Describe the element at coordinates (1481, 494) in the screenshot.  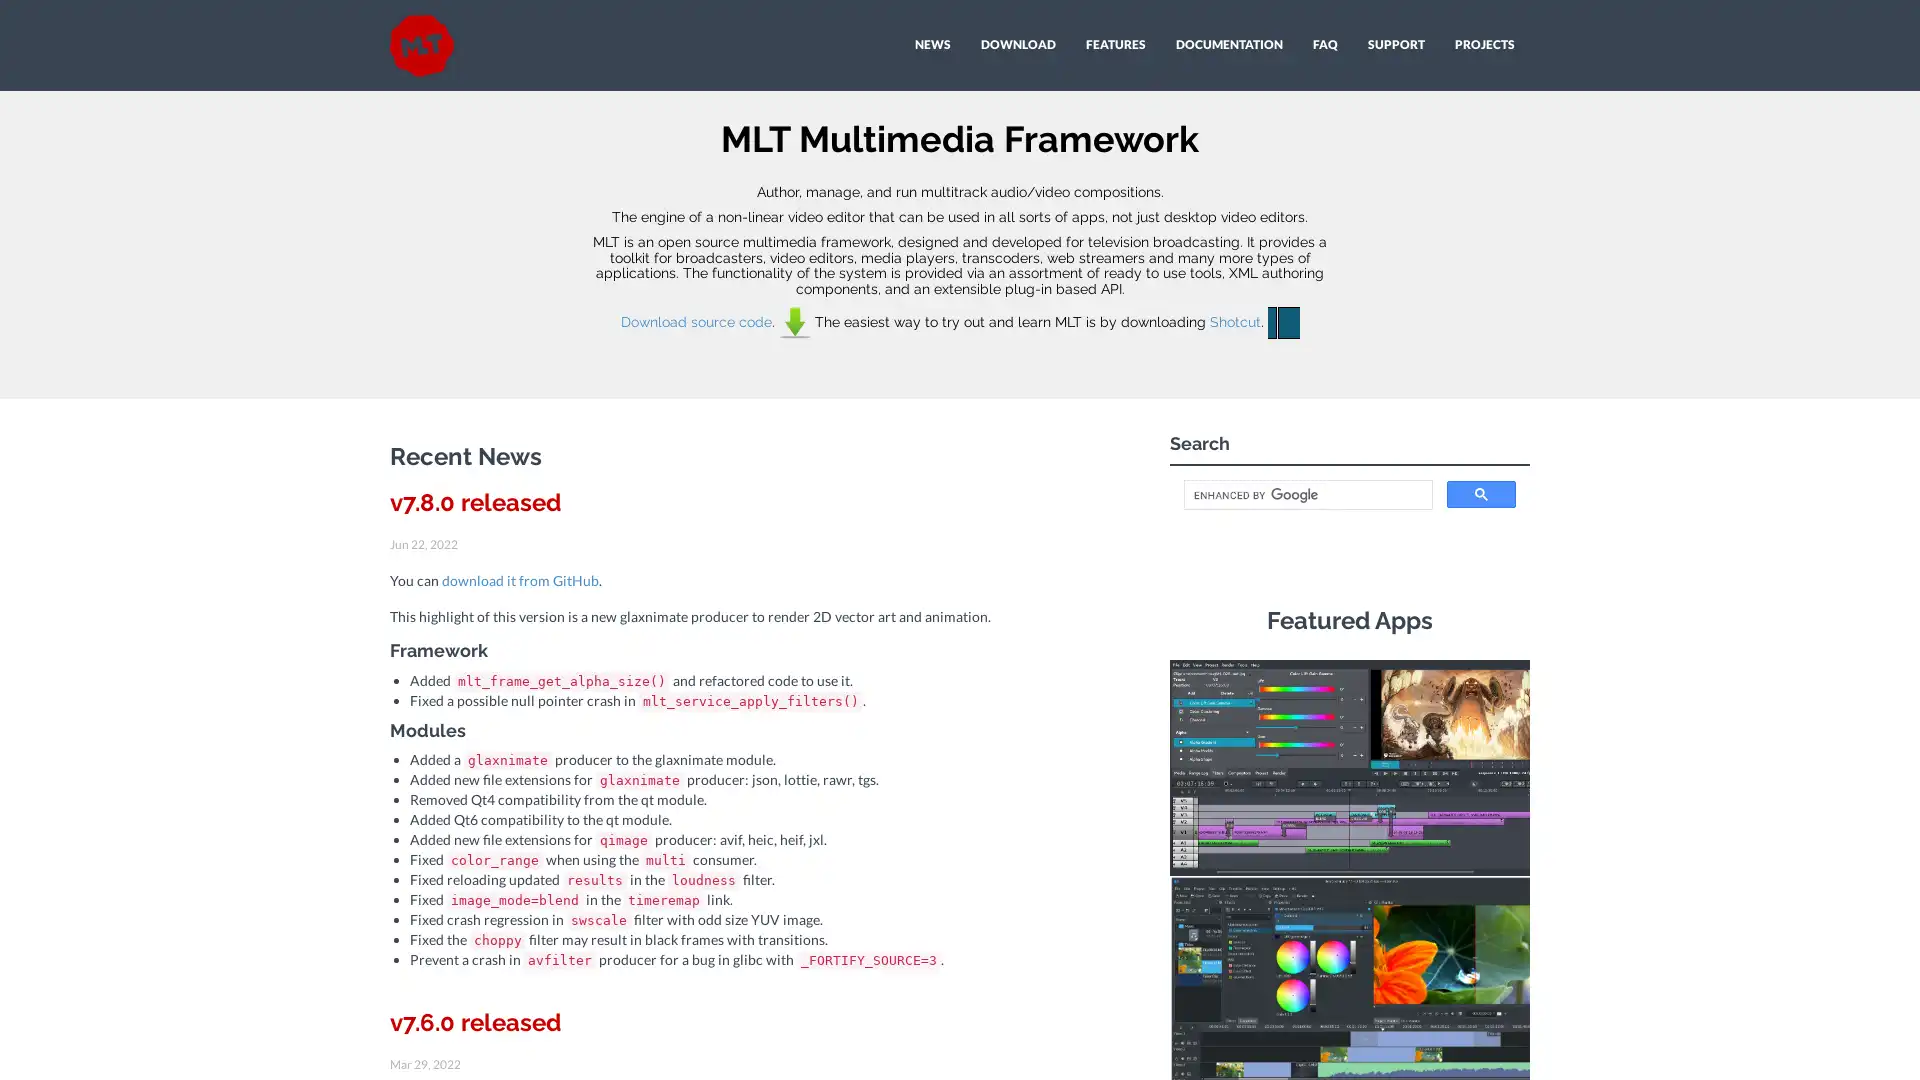
I see `search` at that location.